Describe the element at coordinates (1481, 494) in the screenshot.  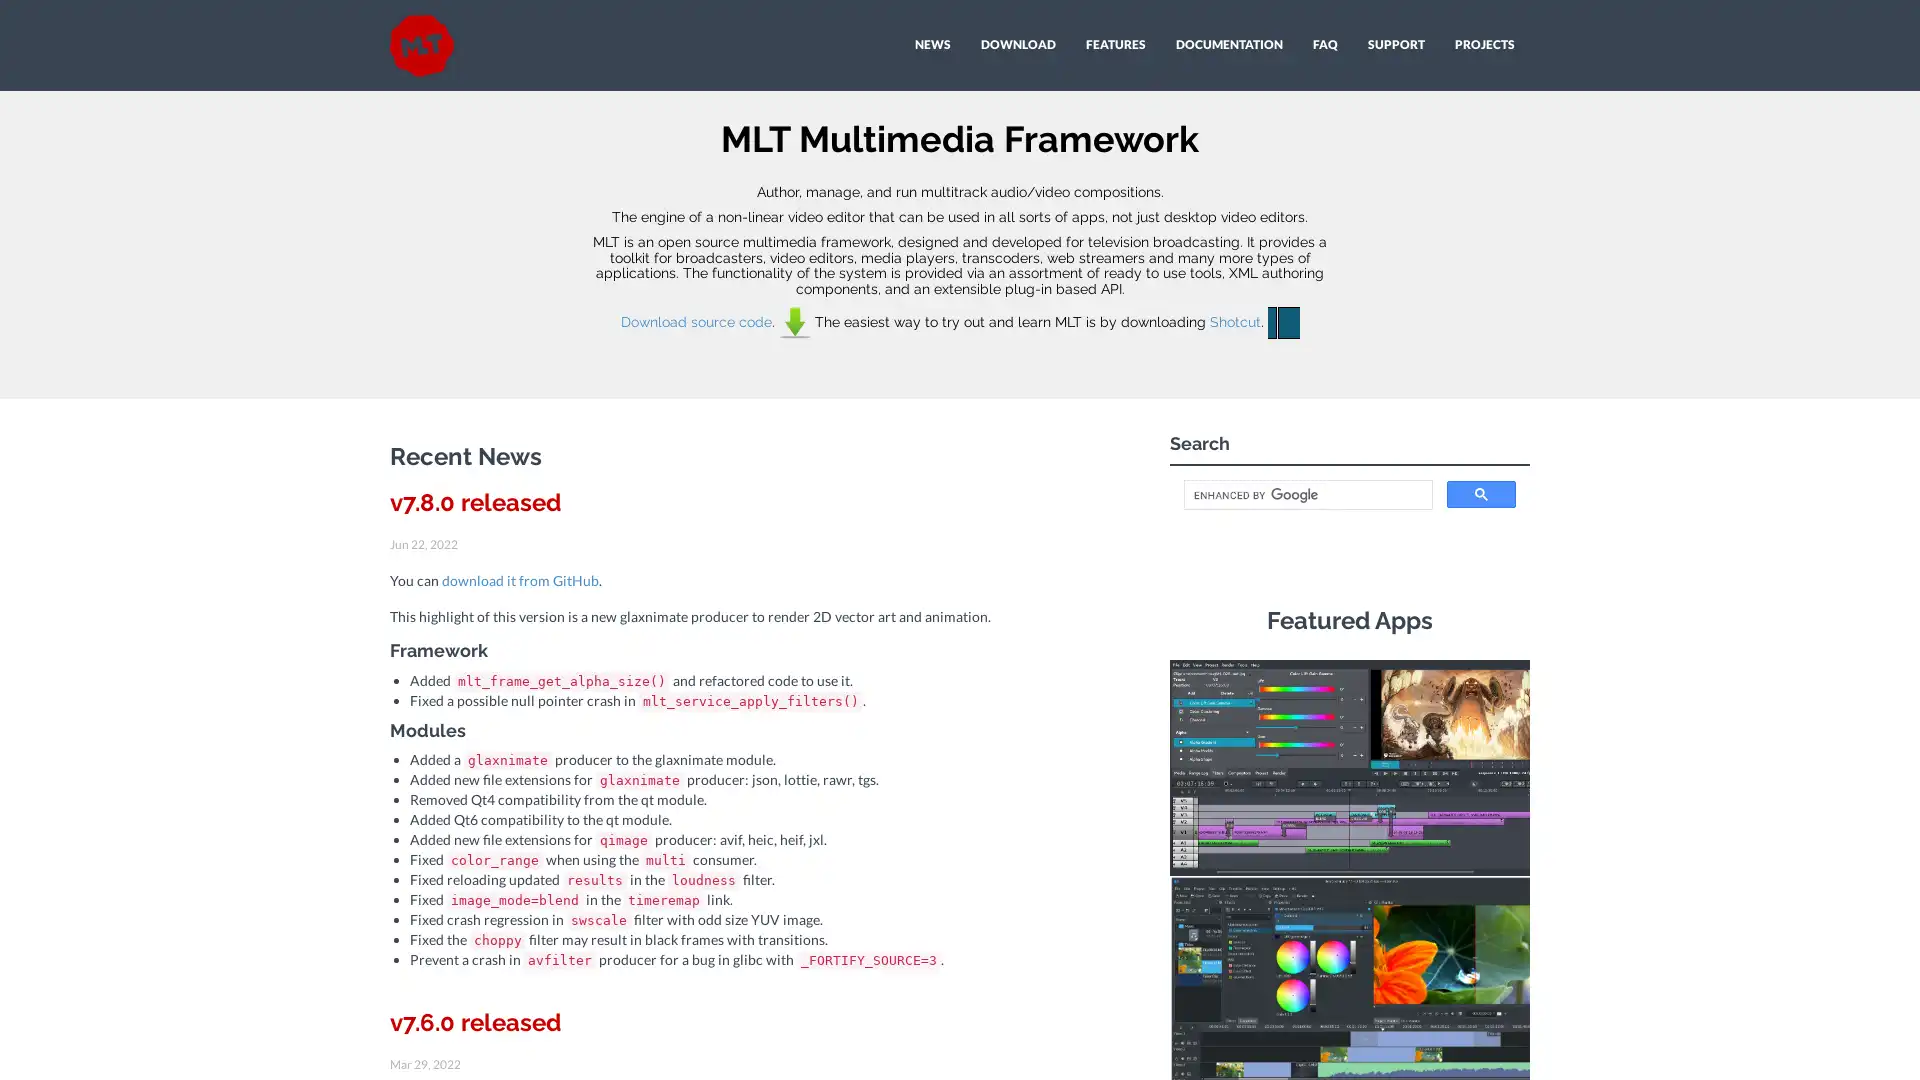
I see `search` at that location.